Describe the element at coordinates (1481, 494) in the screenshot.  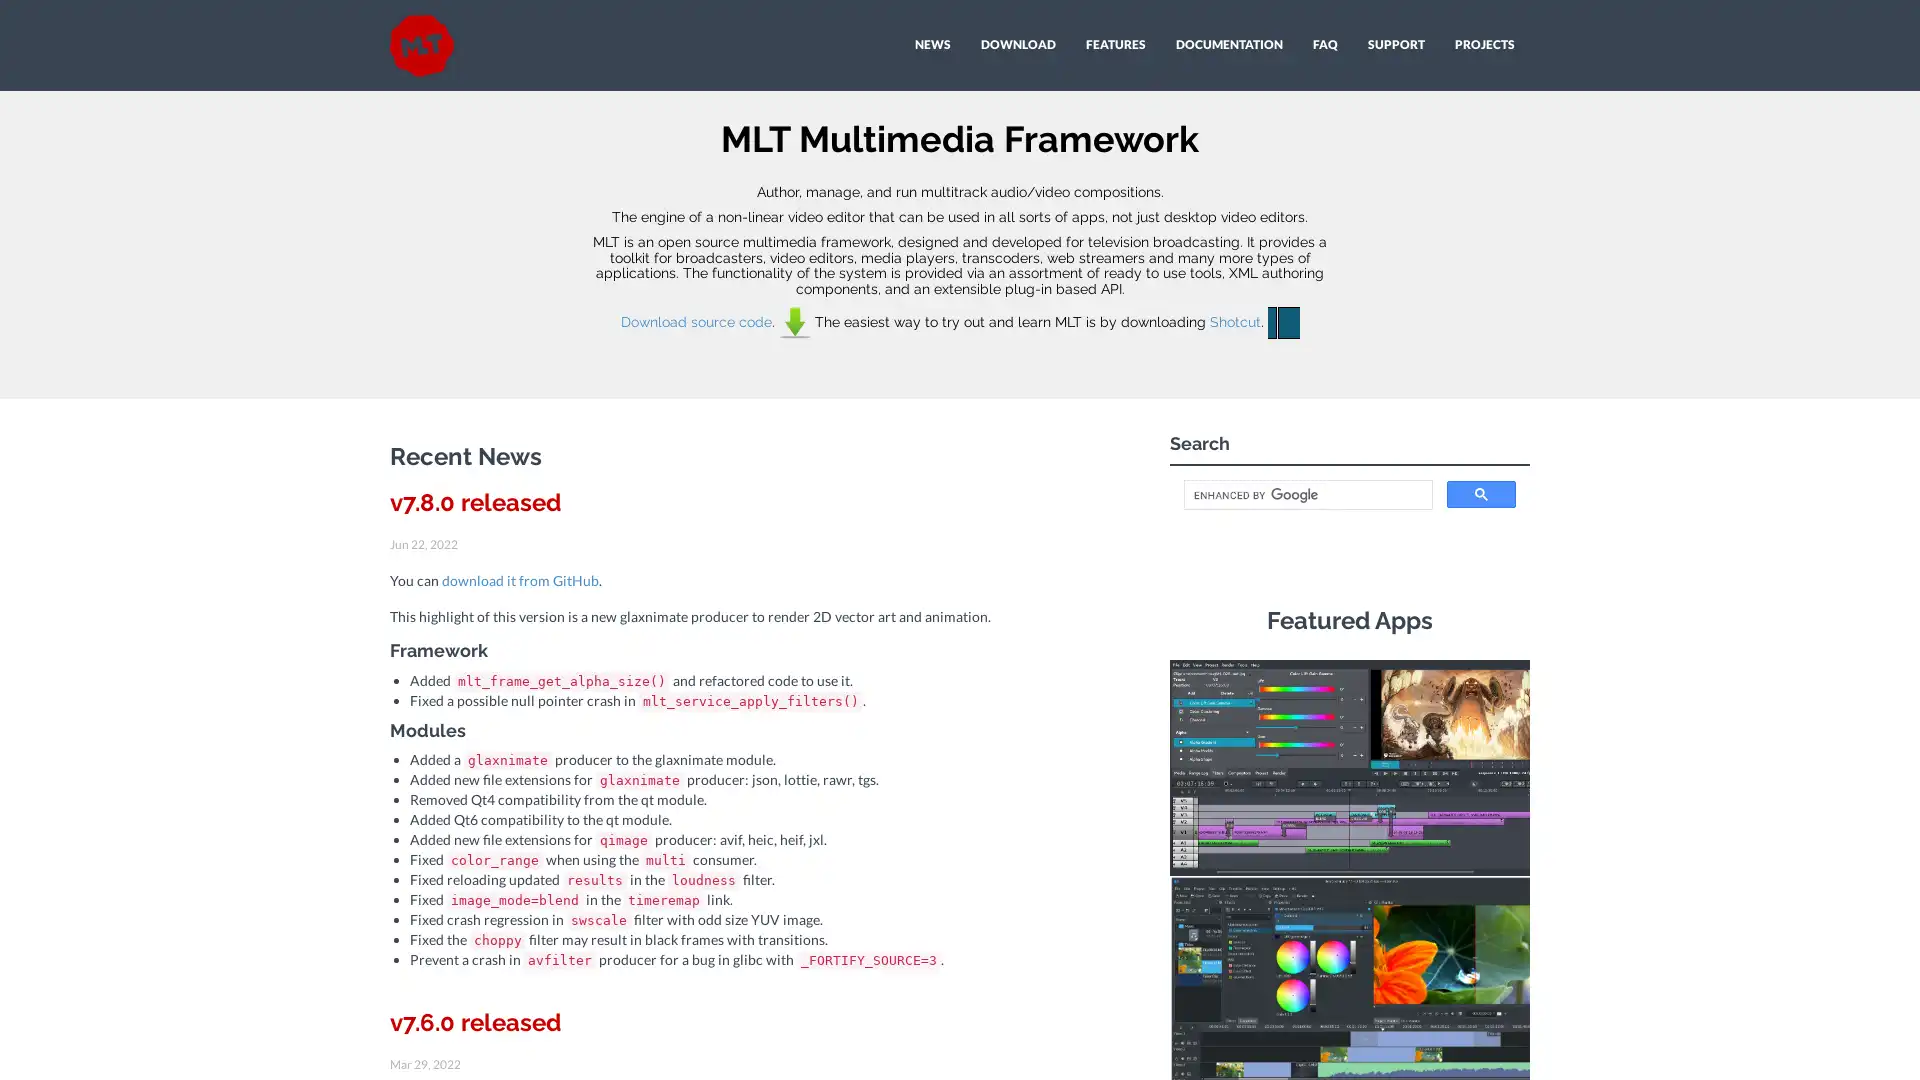
I see `search` at that location.